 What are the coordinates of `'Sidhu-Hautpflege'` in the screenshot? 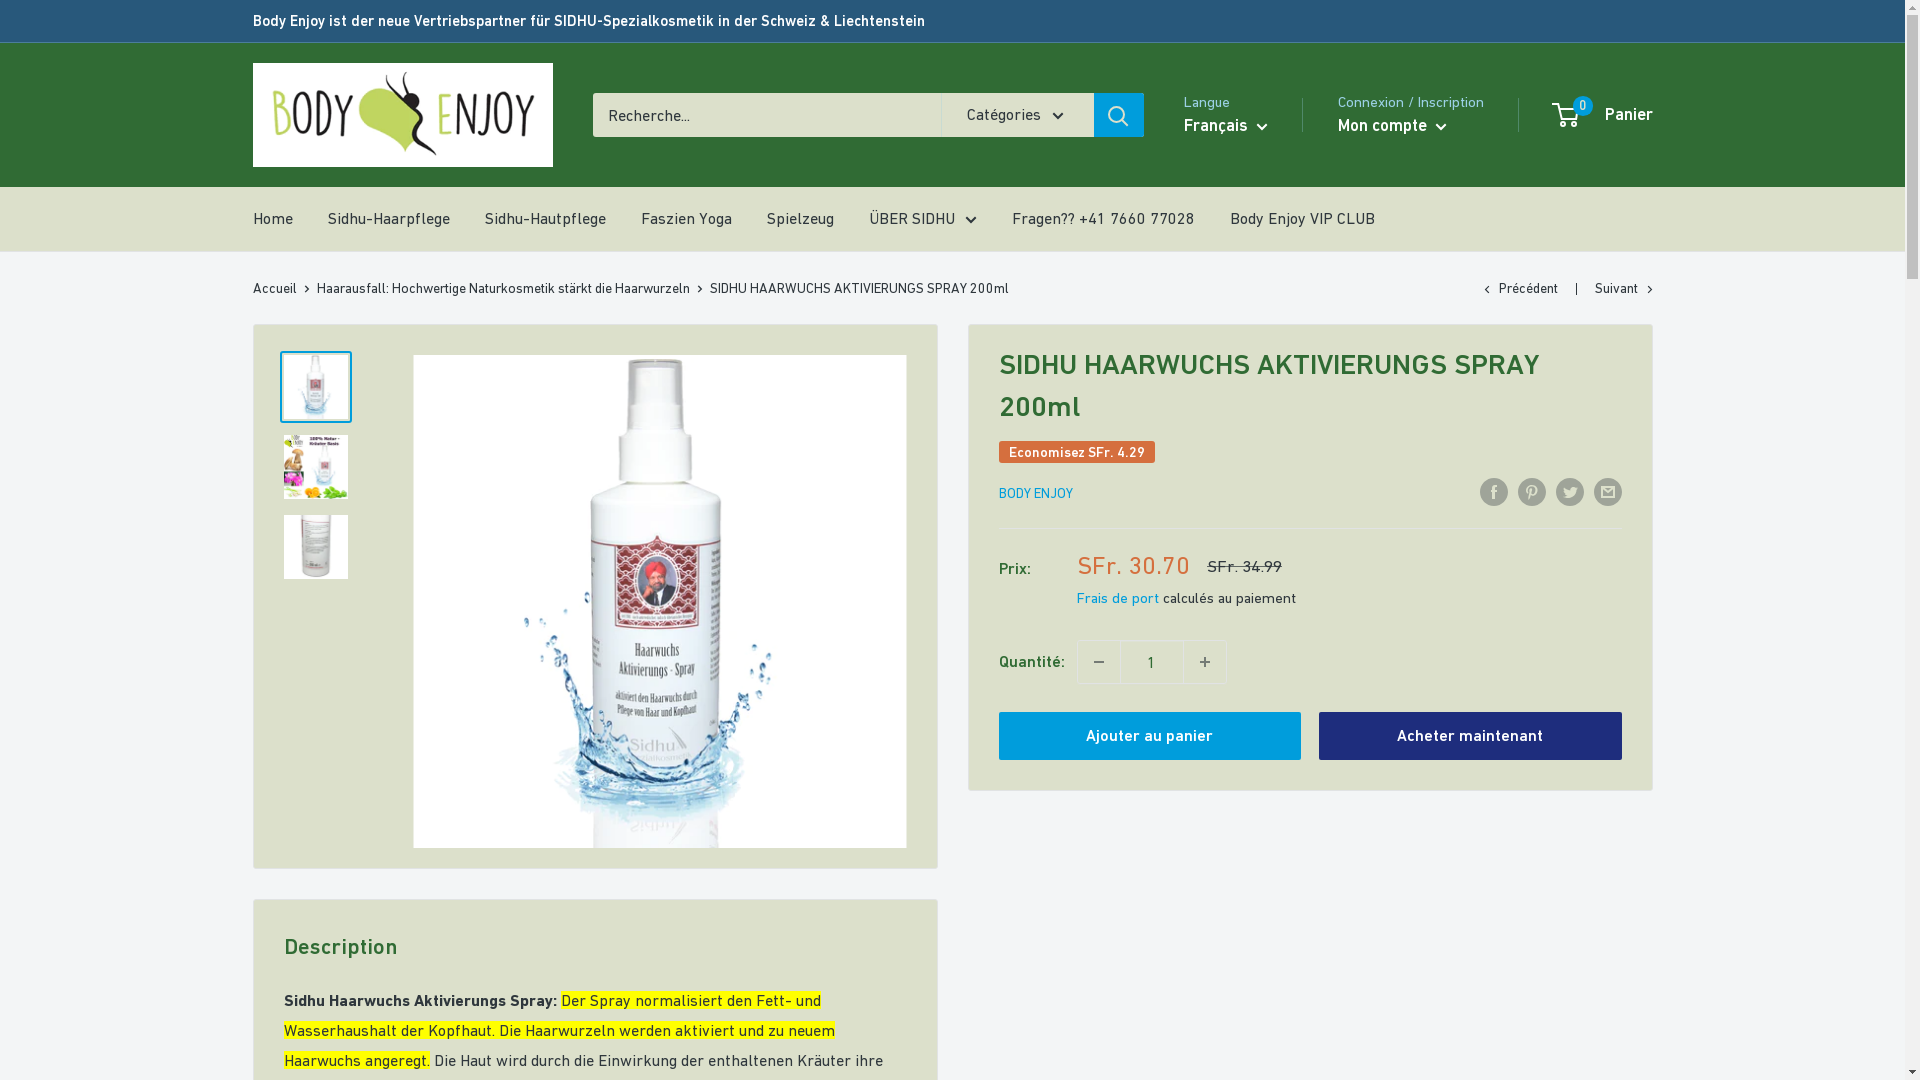 It's located at (544, 219).